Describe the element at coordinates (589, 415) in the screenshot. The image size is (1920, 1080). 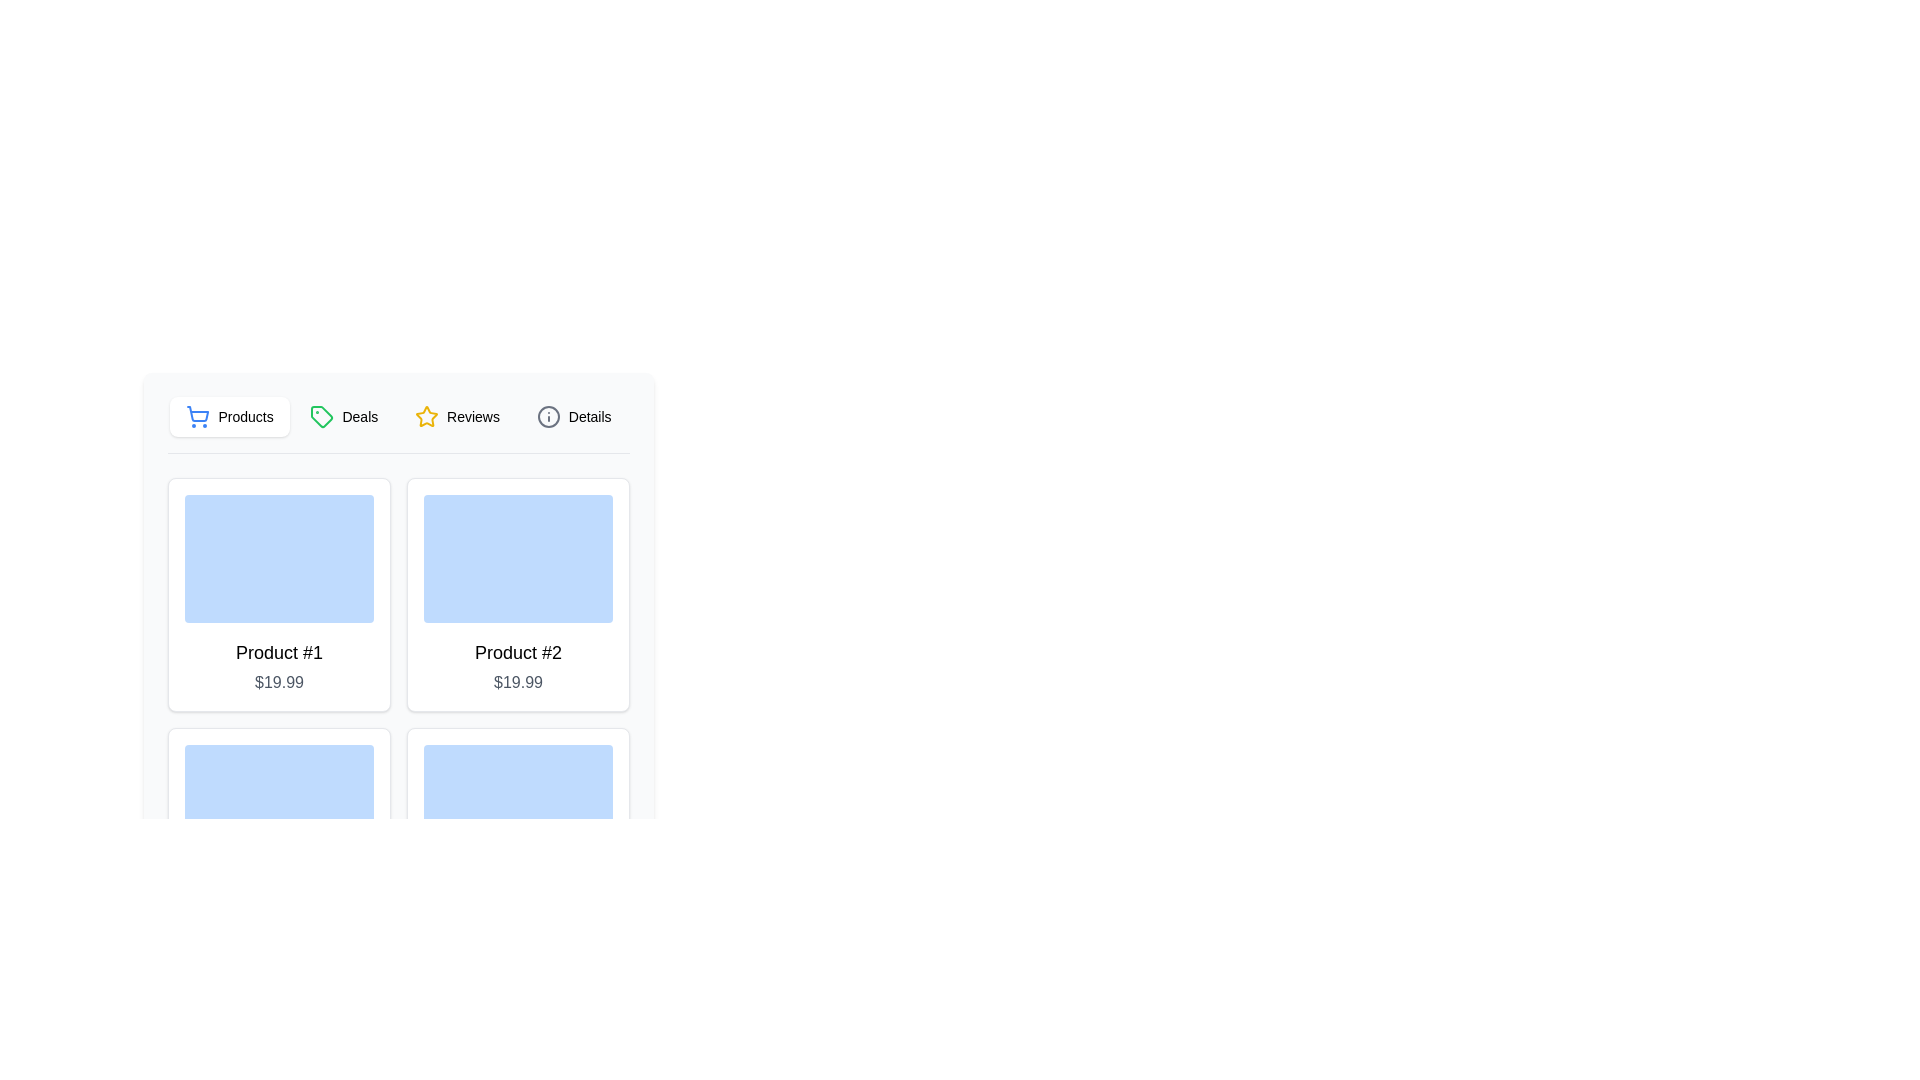
I see `displayed text of the 'Details' label in the navigation menu, located to the far right of the horizontal navigation row` at that location.